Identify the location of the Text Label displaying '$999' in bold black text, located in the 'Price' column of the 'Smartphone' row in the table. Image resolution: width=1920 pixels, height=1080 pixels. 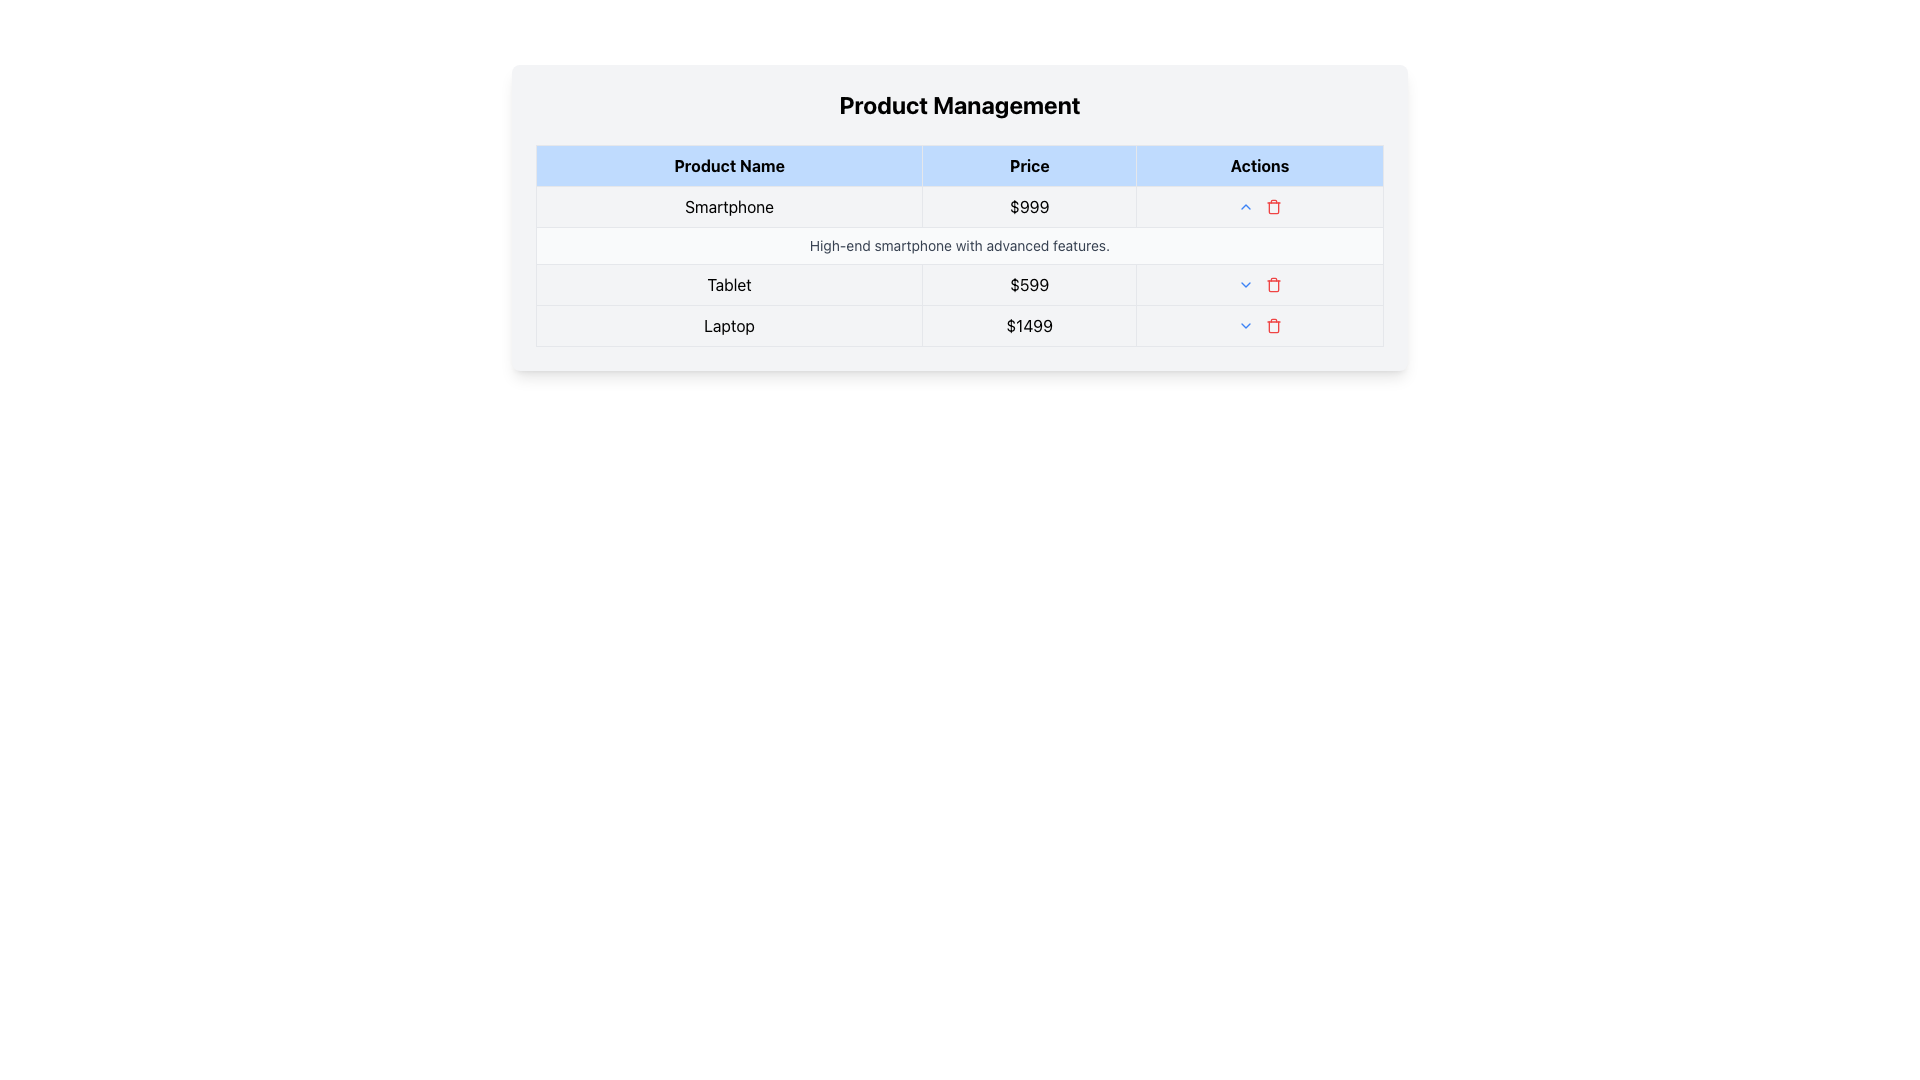
(1029, 207).